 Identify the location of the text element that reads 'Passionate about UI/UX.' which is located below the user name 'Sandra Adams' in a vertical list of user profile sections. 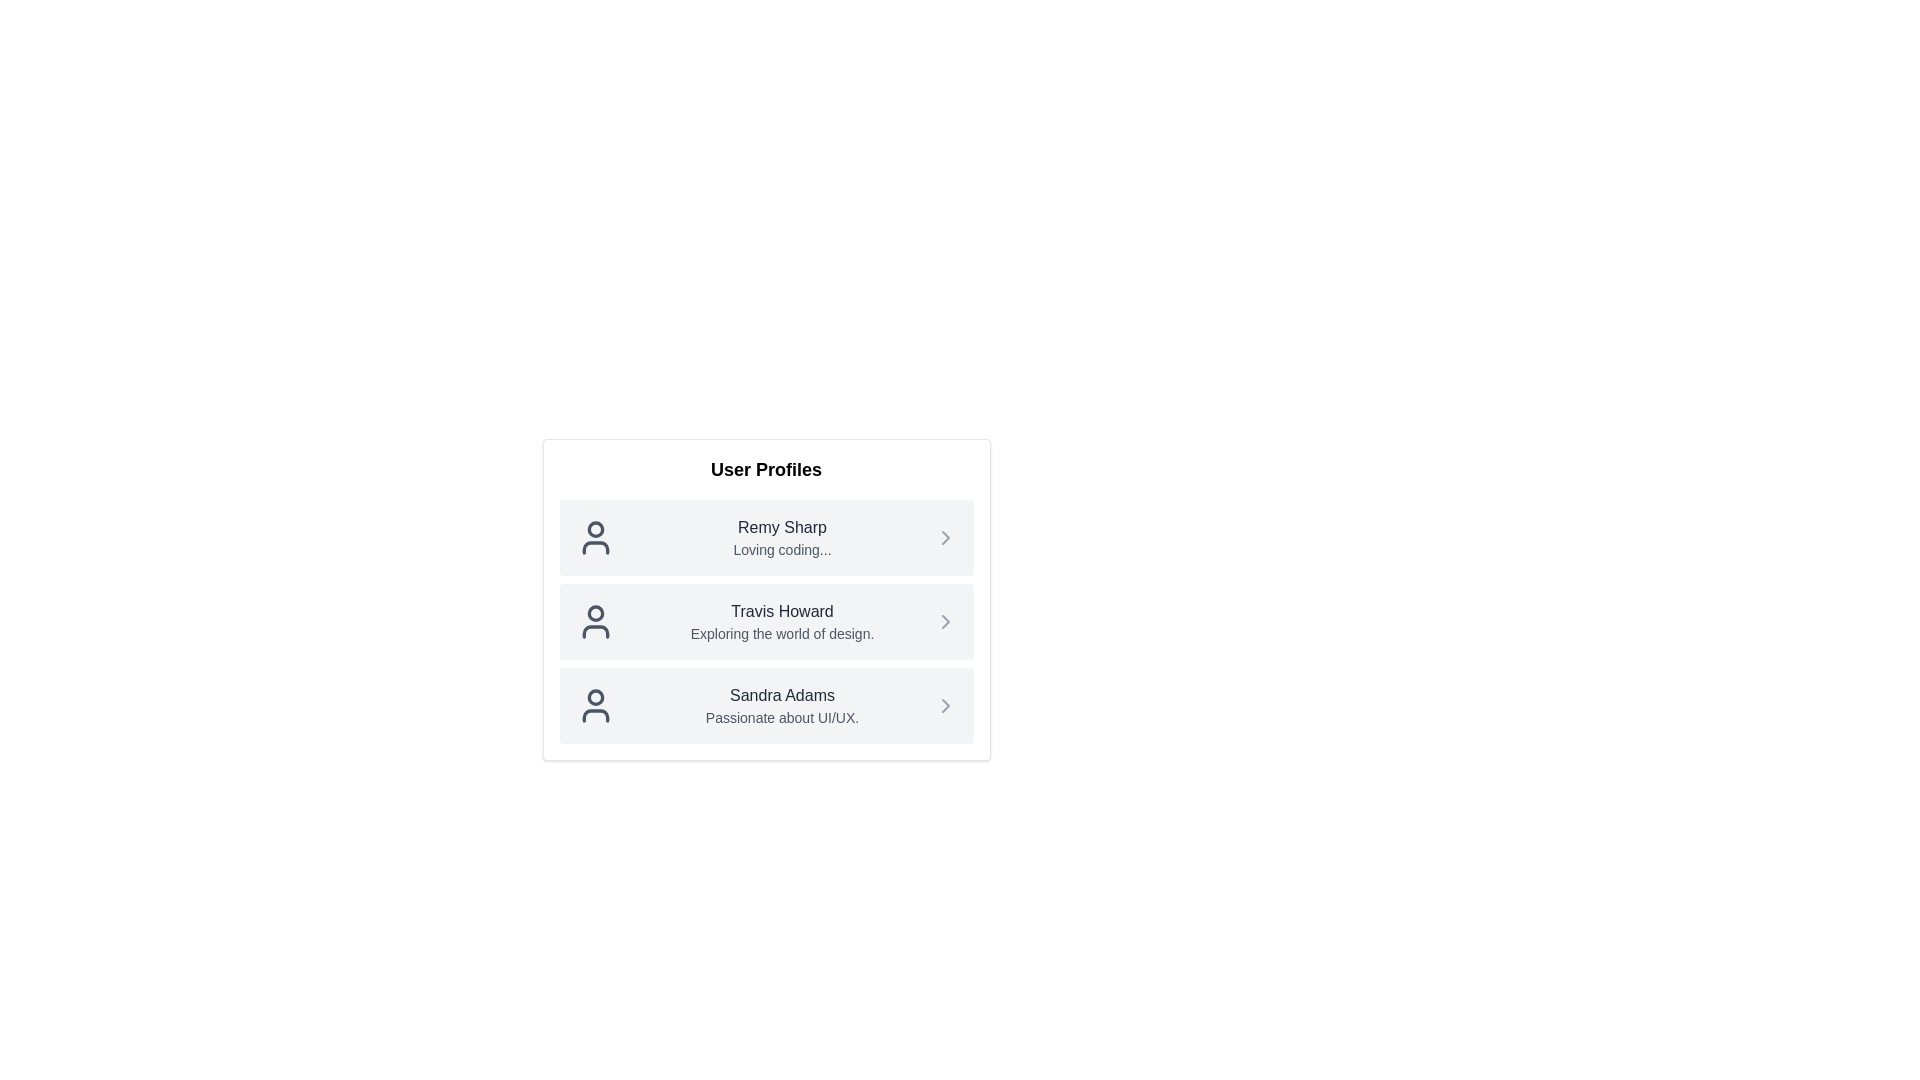
(781, 716).